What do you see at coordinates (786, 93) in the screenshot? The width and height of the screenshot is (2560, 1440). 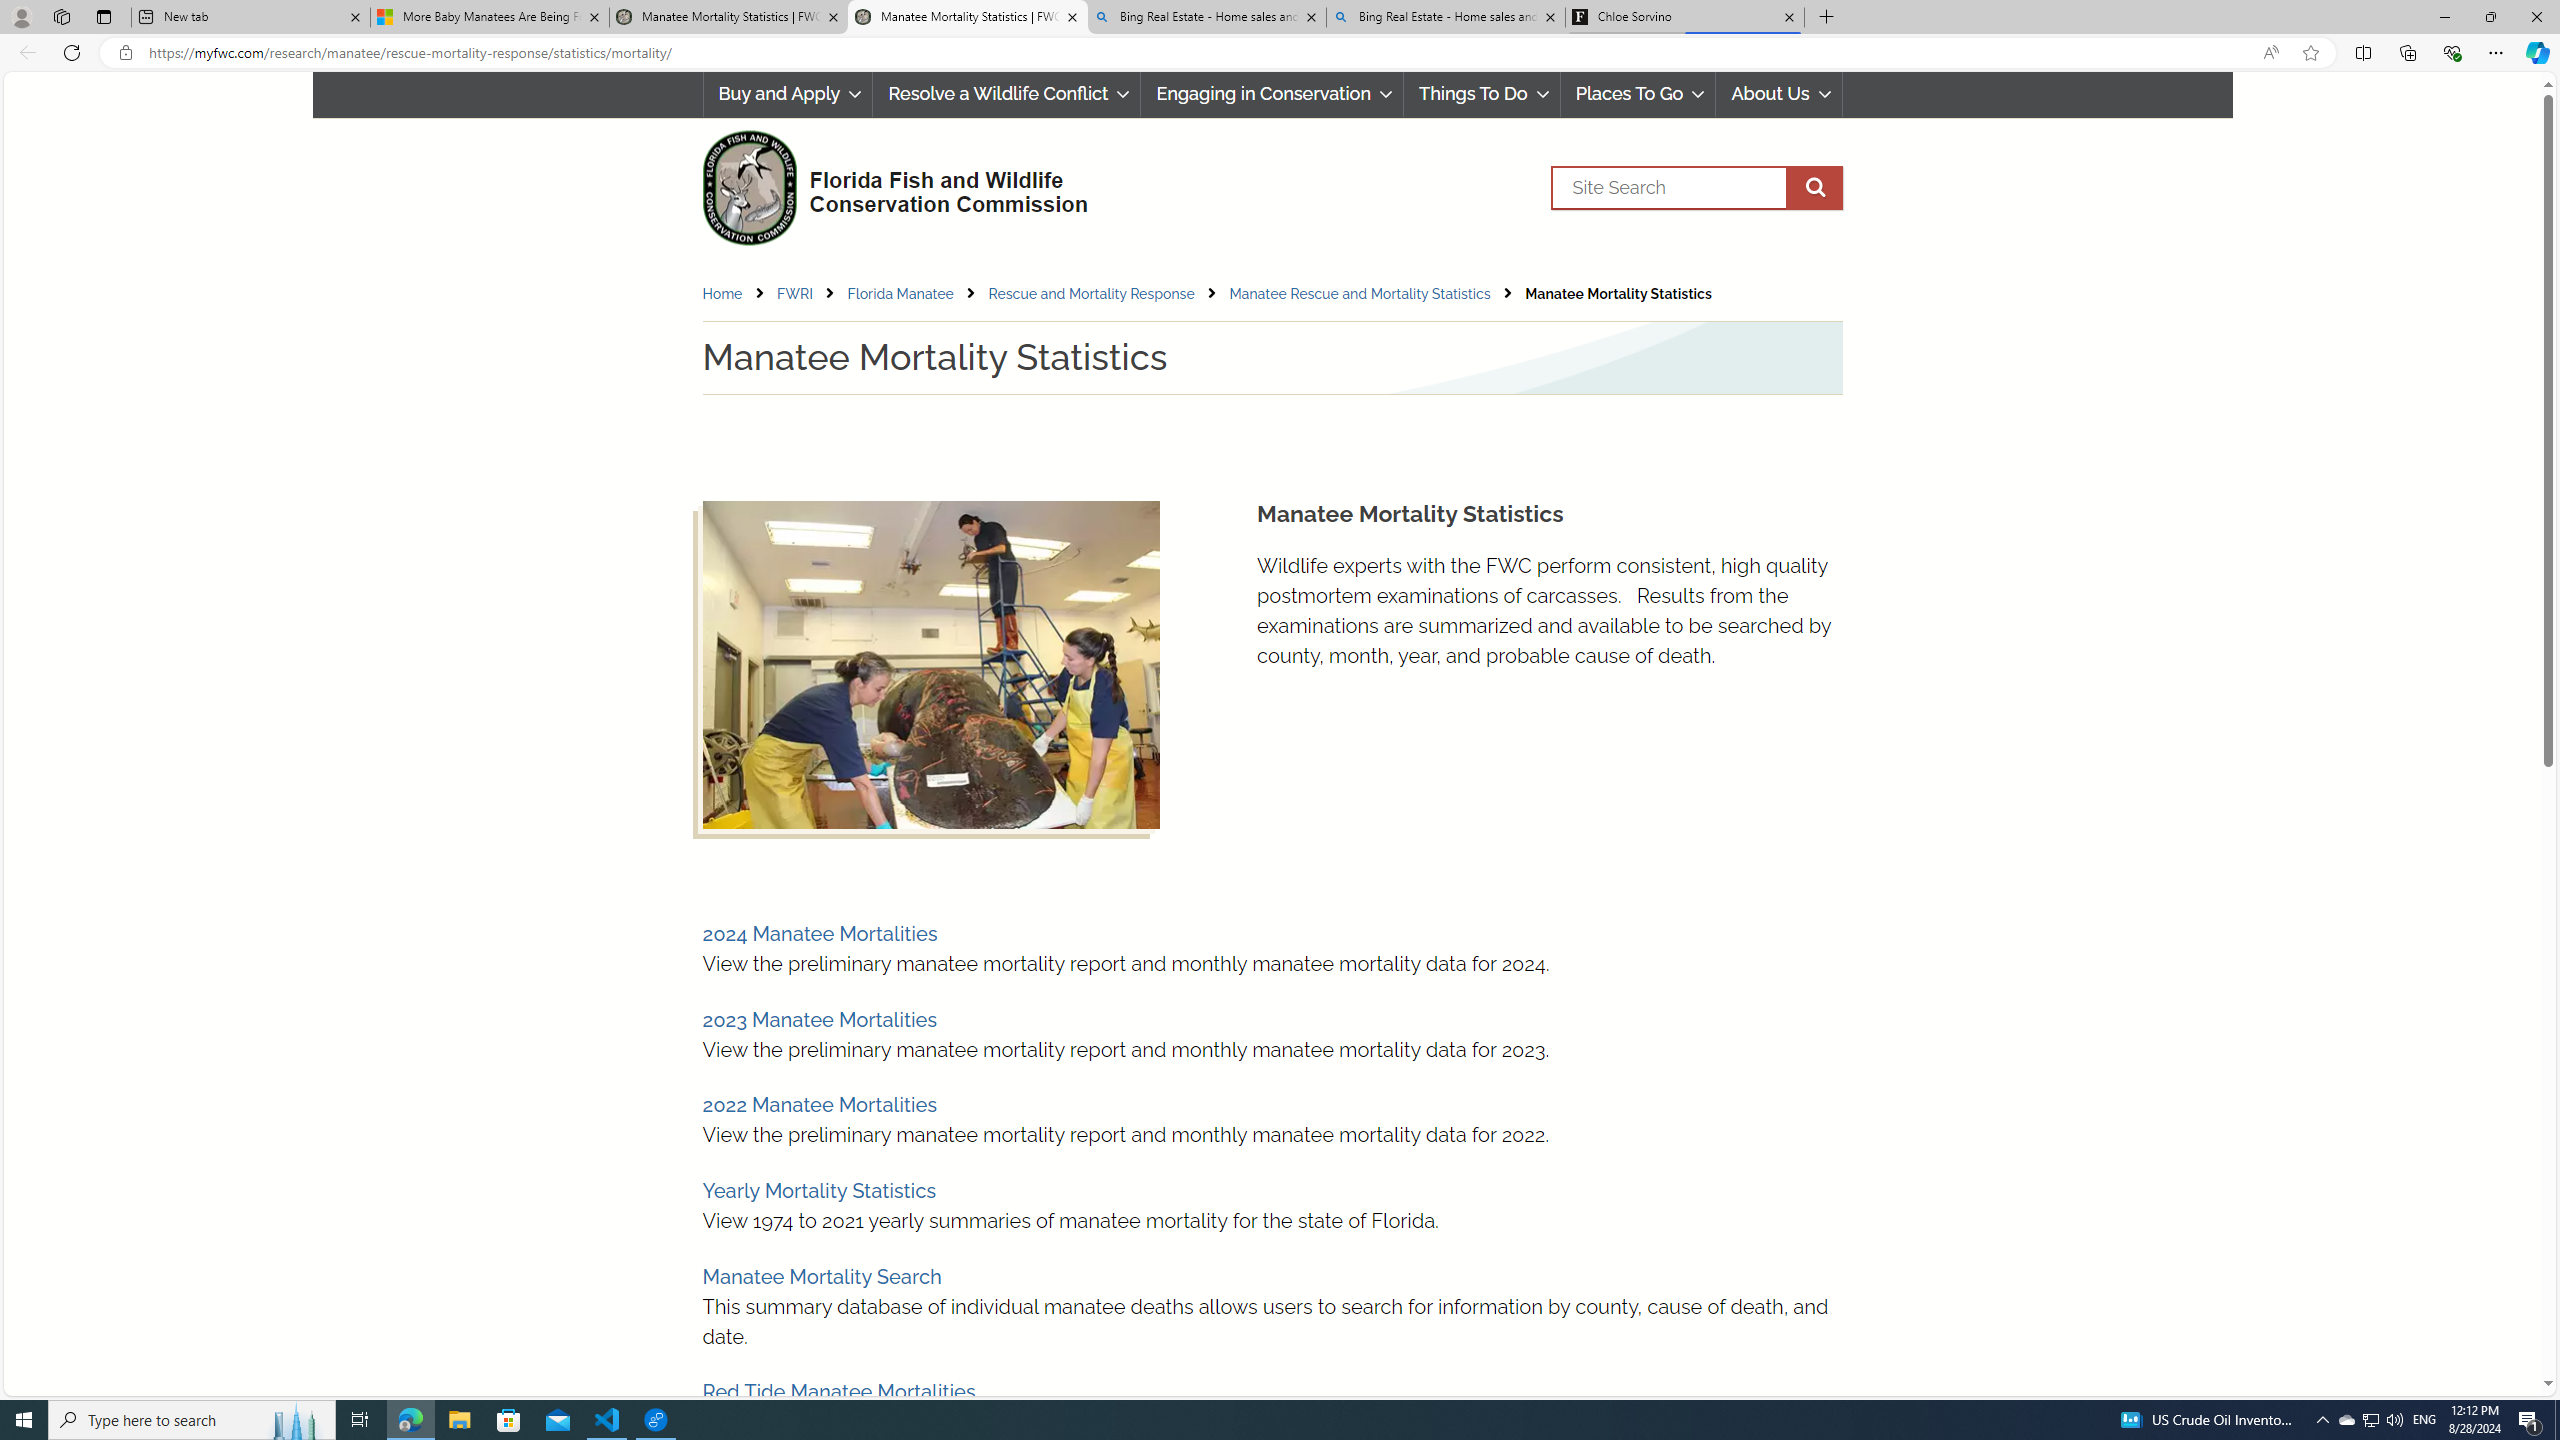 I see `'Buy and Apply'` at bounding box center [786, 93].